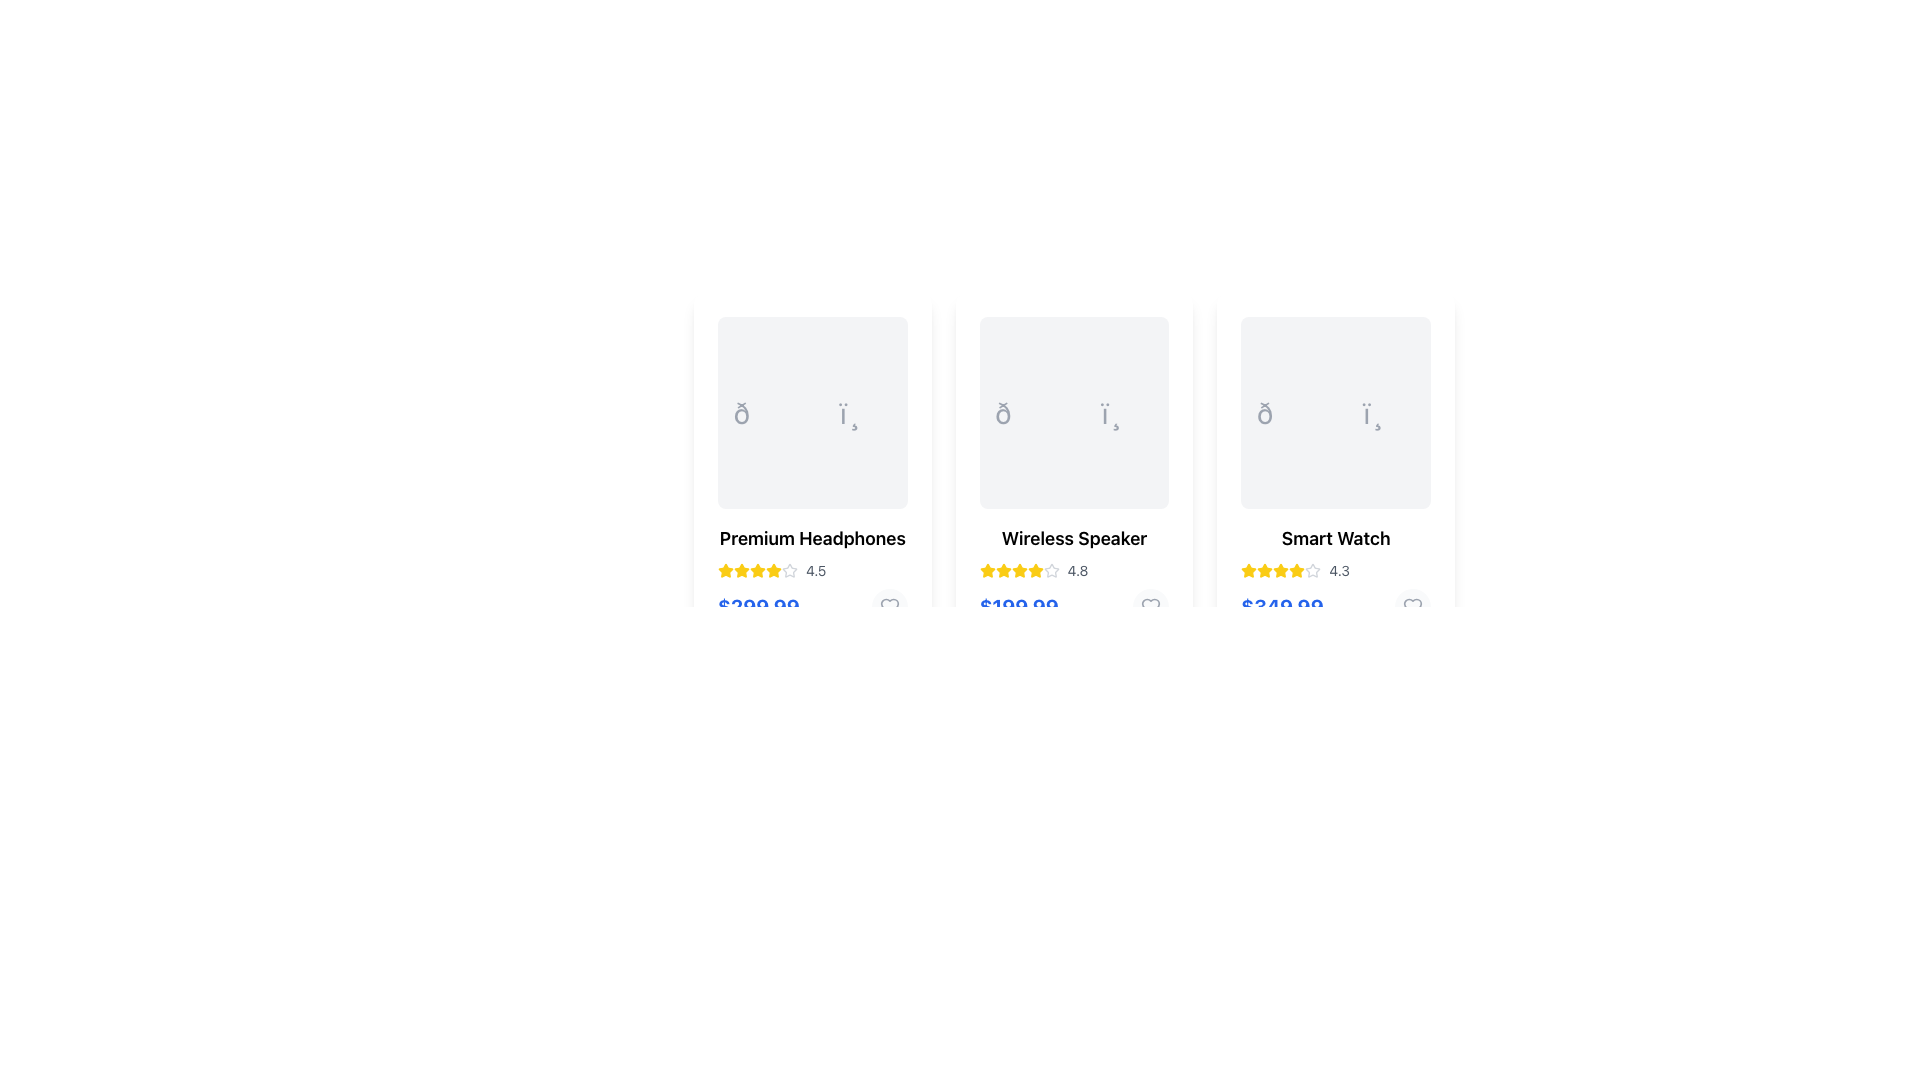 This screenshot has height=1080, width=1920. I want to click on the yellow star icon indicating a rating of '4.8' for the product titled 'Wireless Speaker', which is the first star in a five-star rating system, so click(987, 570).